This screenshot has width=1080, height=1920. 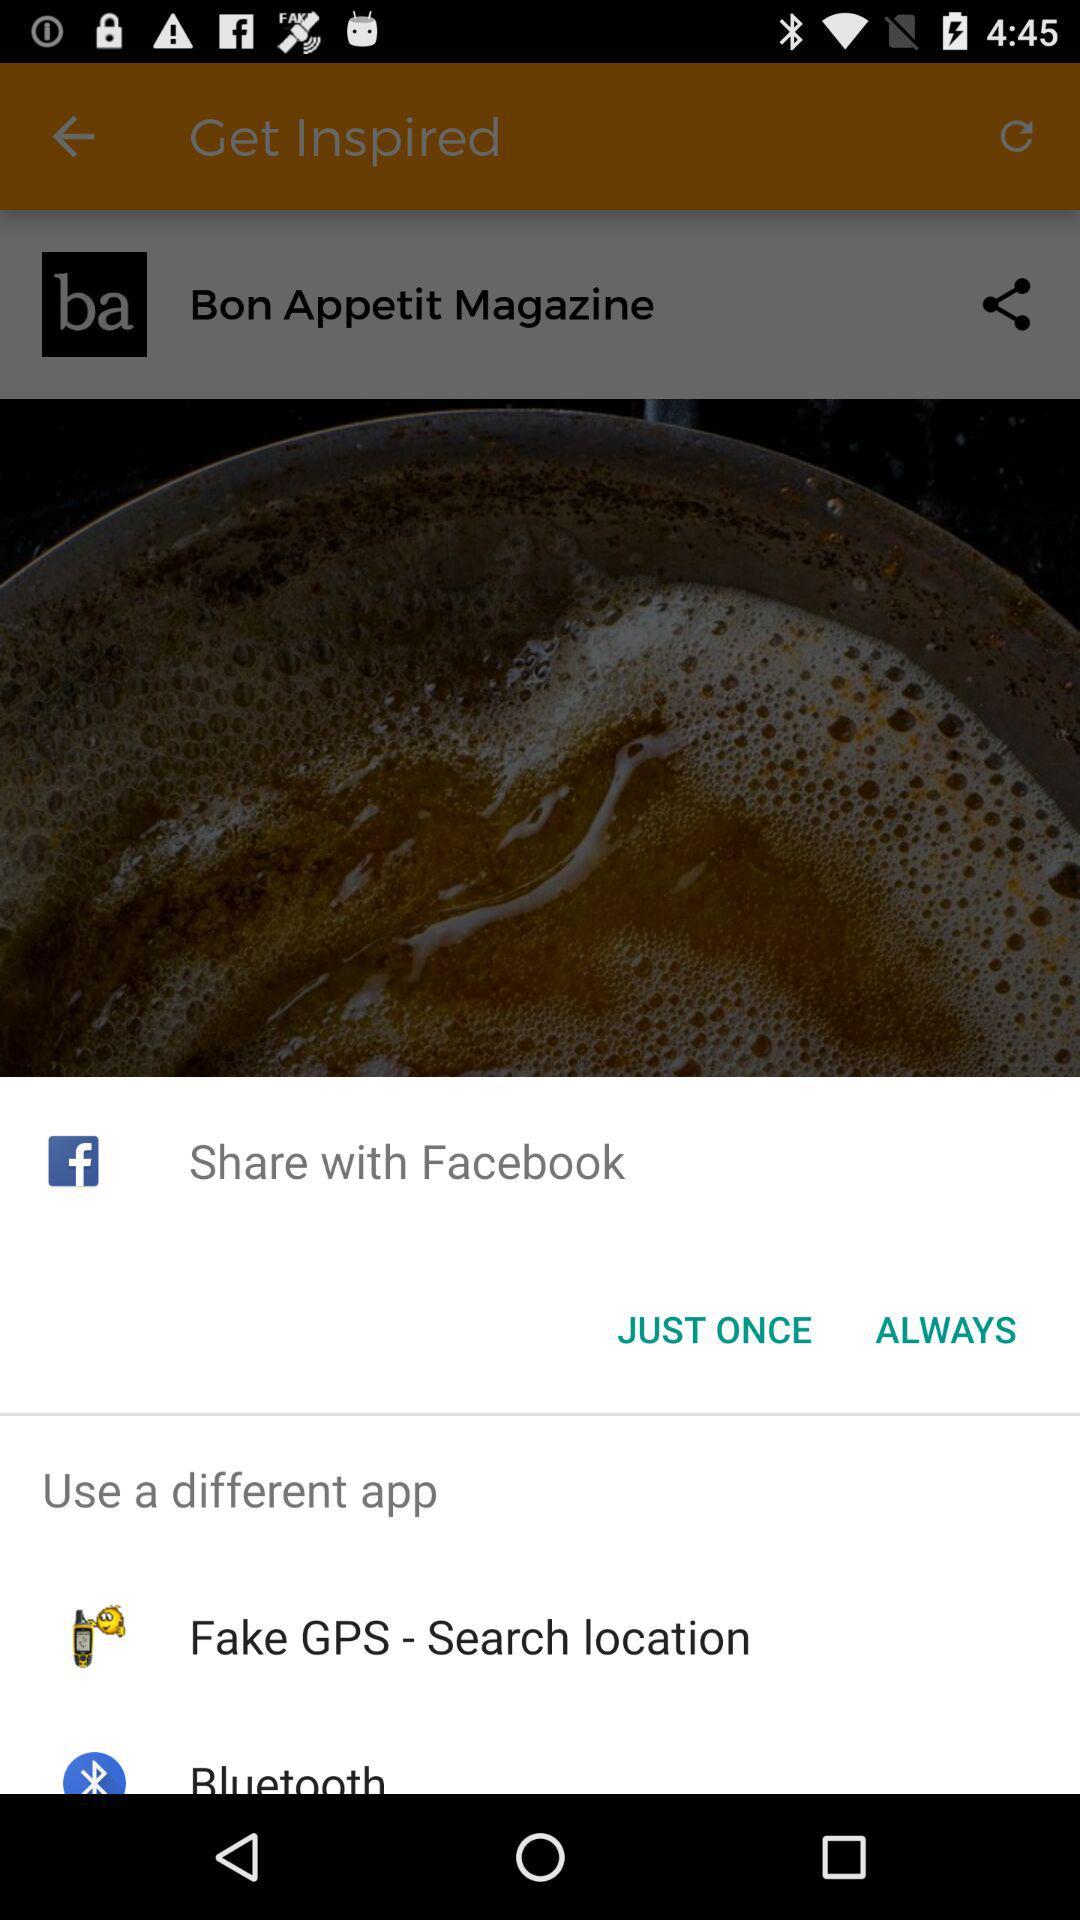 I want to click on the fake gps search, so click(x=470, y=1636).